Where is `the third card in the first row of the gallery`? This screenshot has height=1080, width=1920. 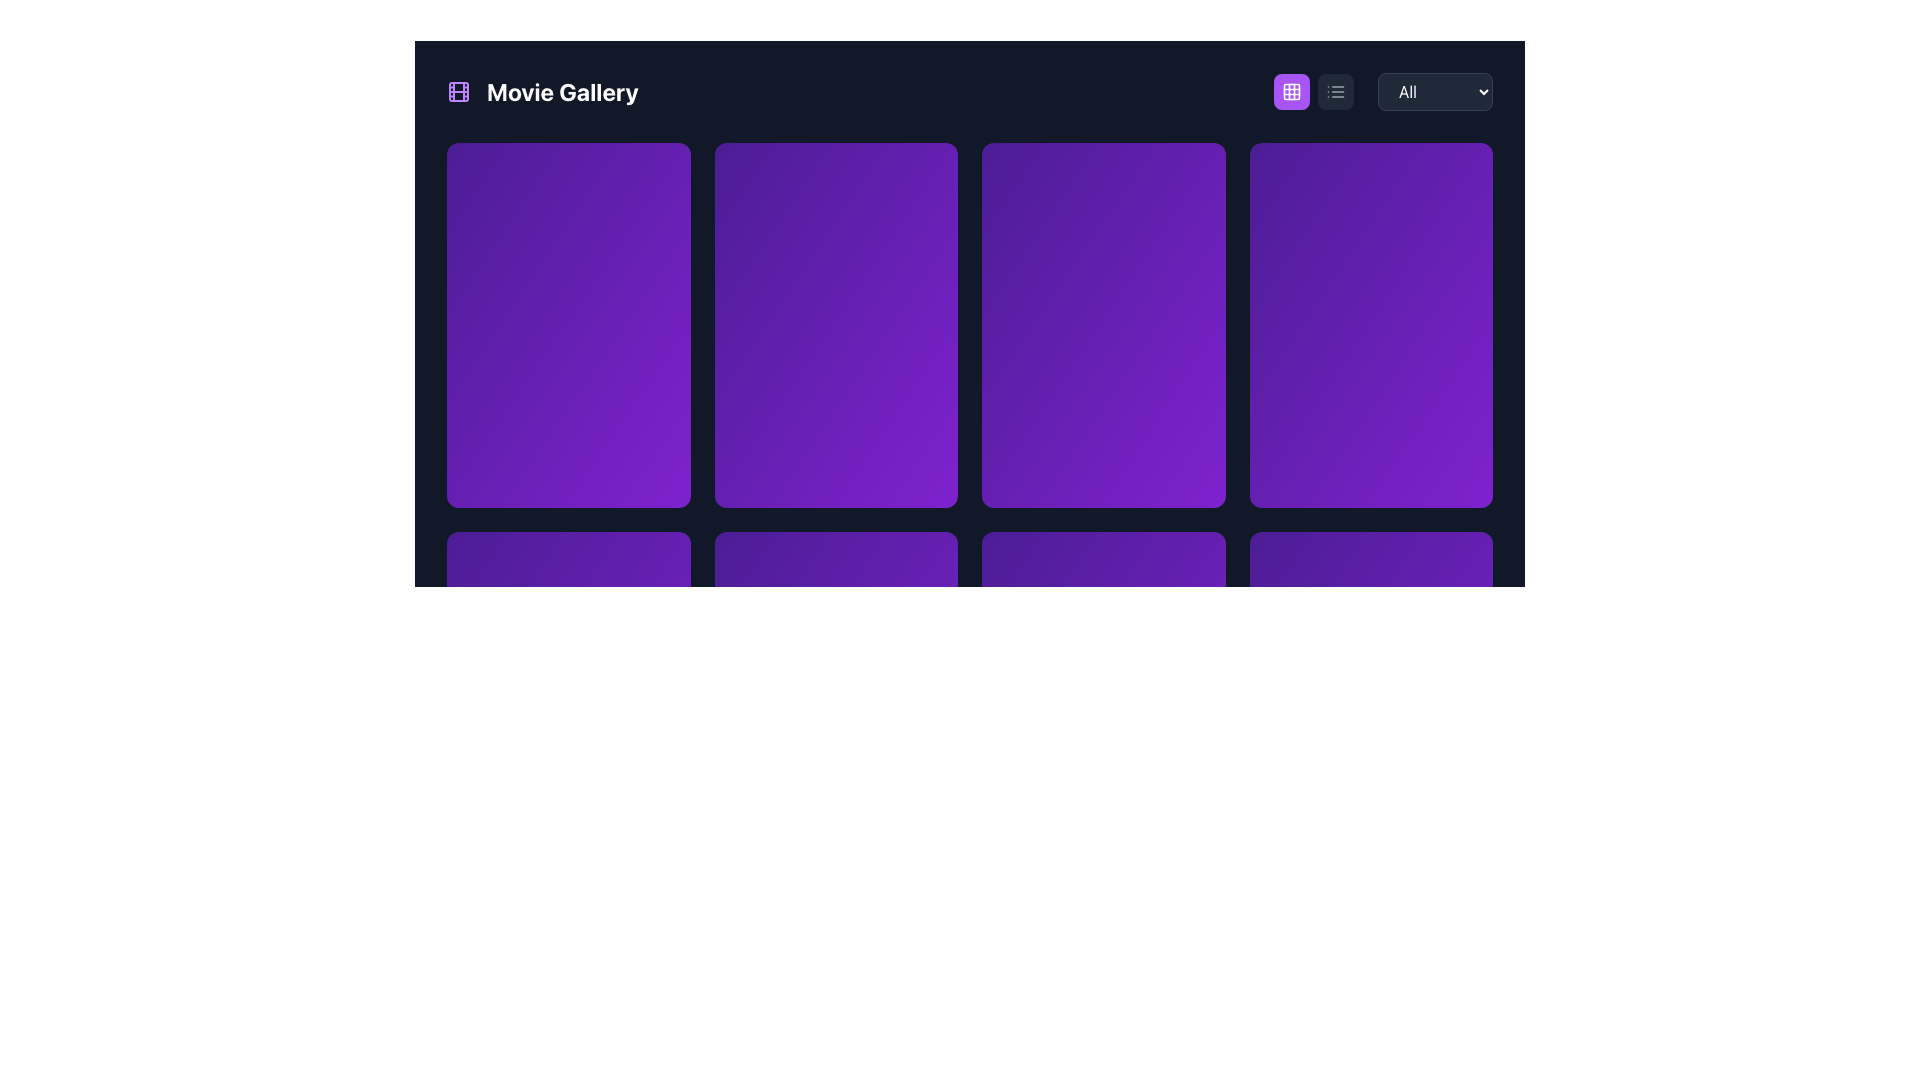 the third card in the first row of the gallery is located at coordinates (1102, 324).